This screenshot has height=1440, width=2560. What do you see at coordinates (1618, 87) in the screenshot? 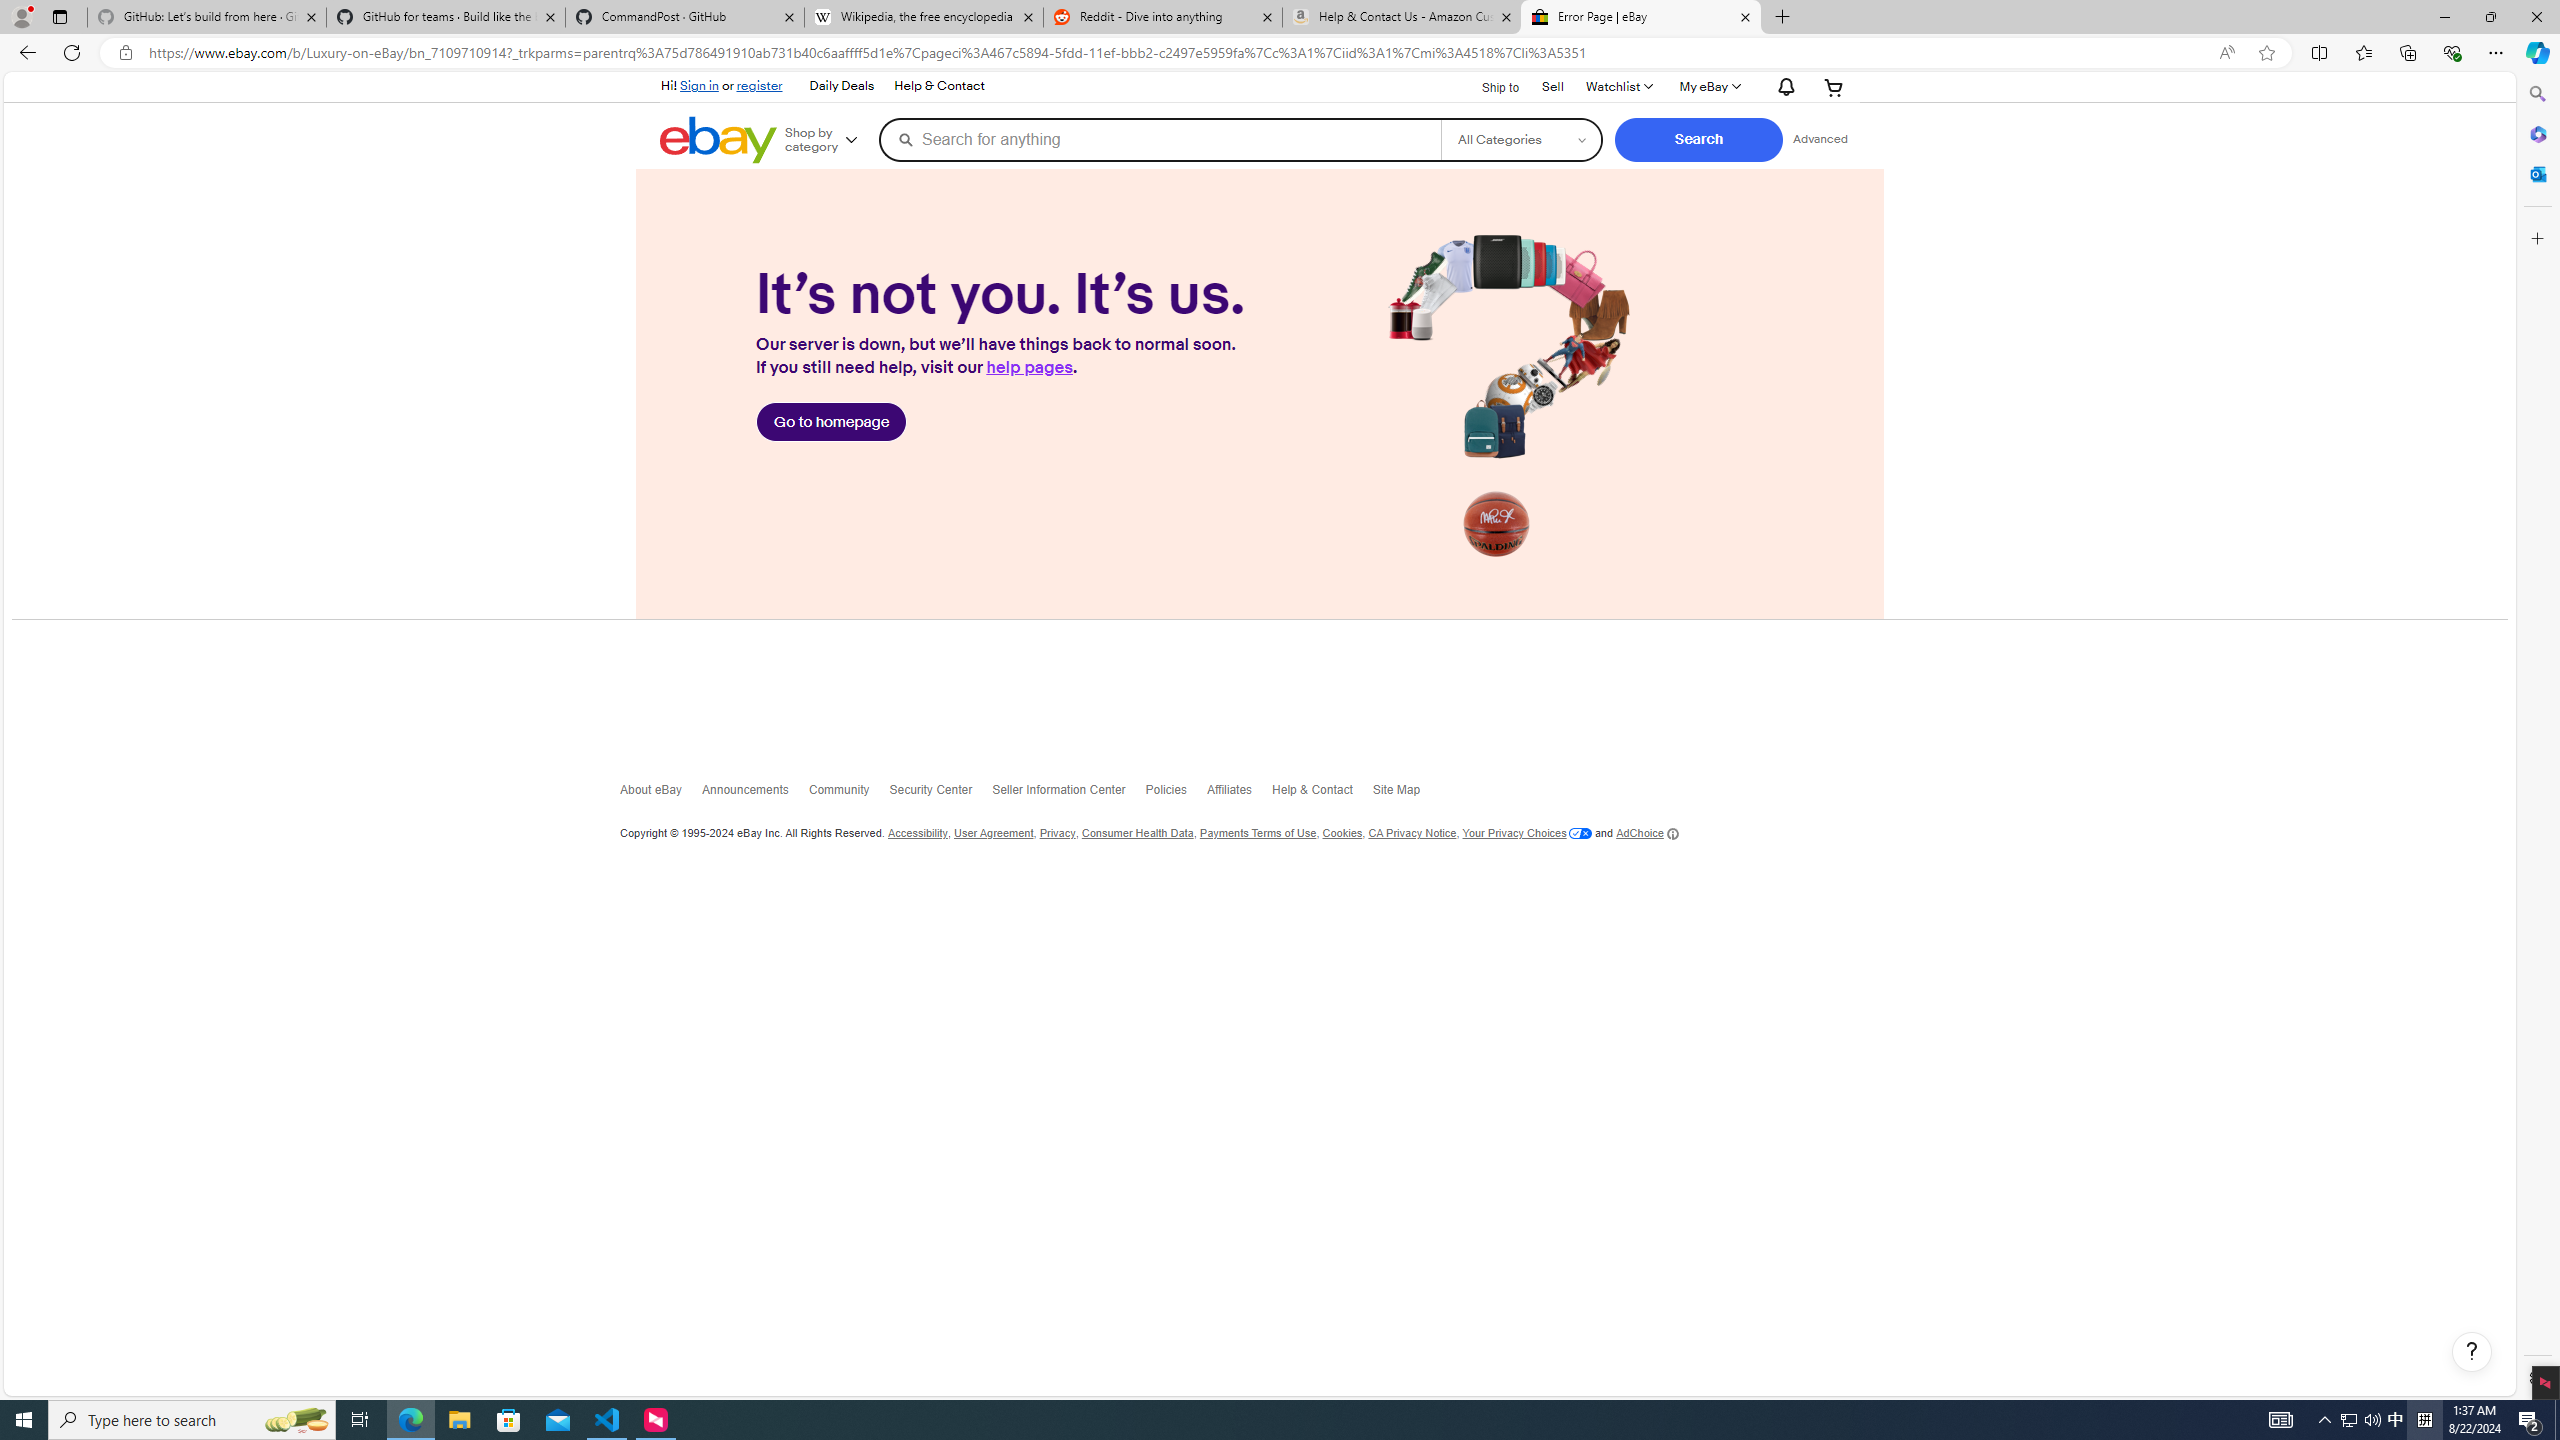
I see `'WatchlistExpand Watch List'` at bounding box center [1618, 87].